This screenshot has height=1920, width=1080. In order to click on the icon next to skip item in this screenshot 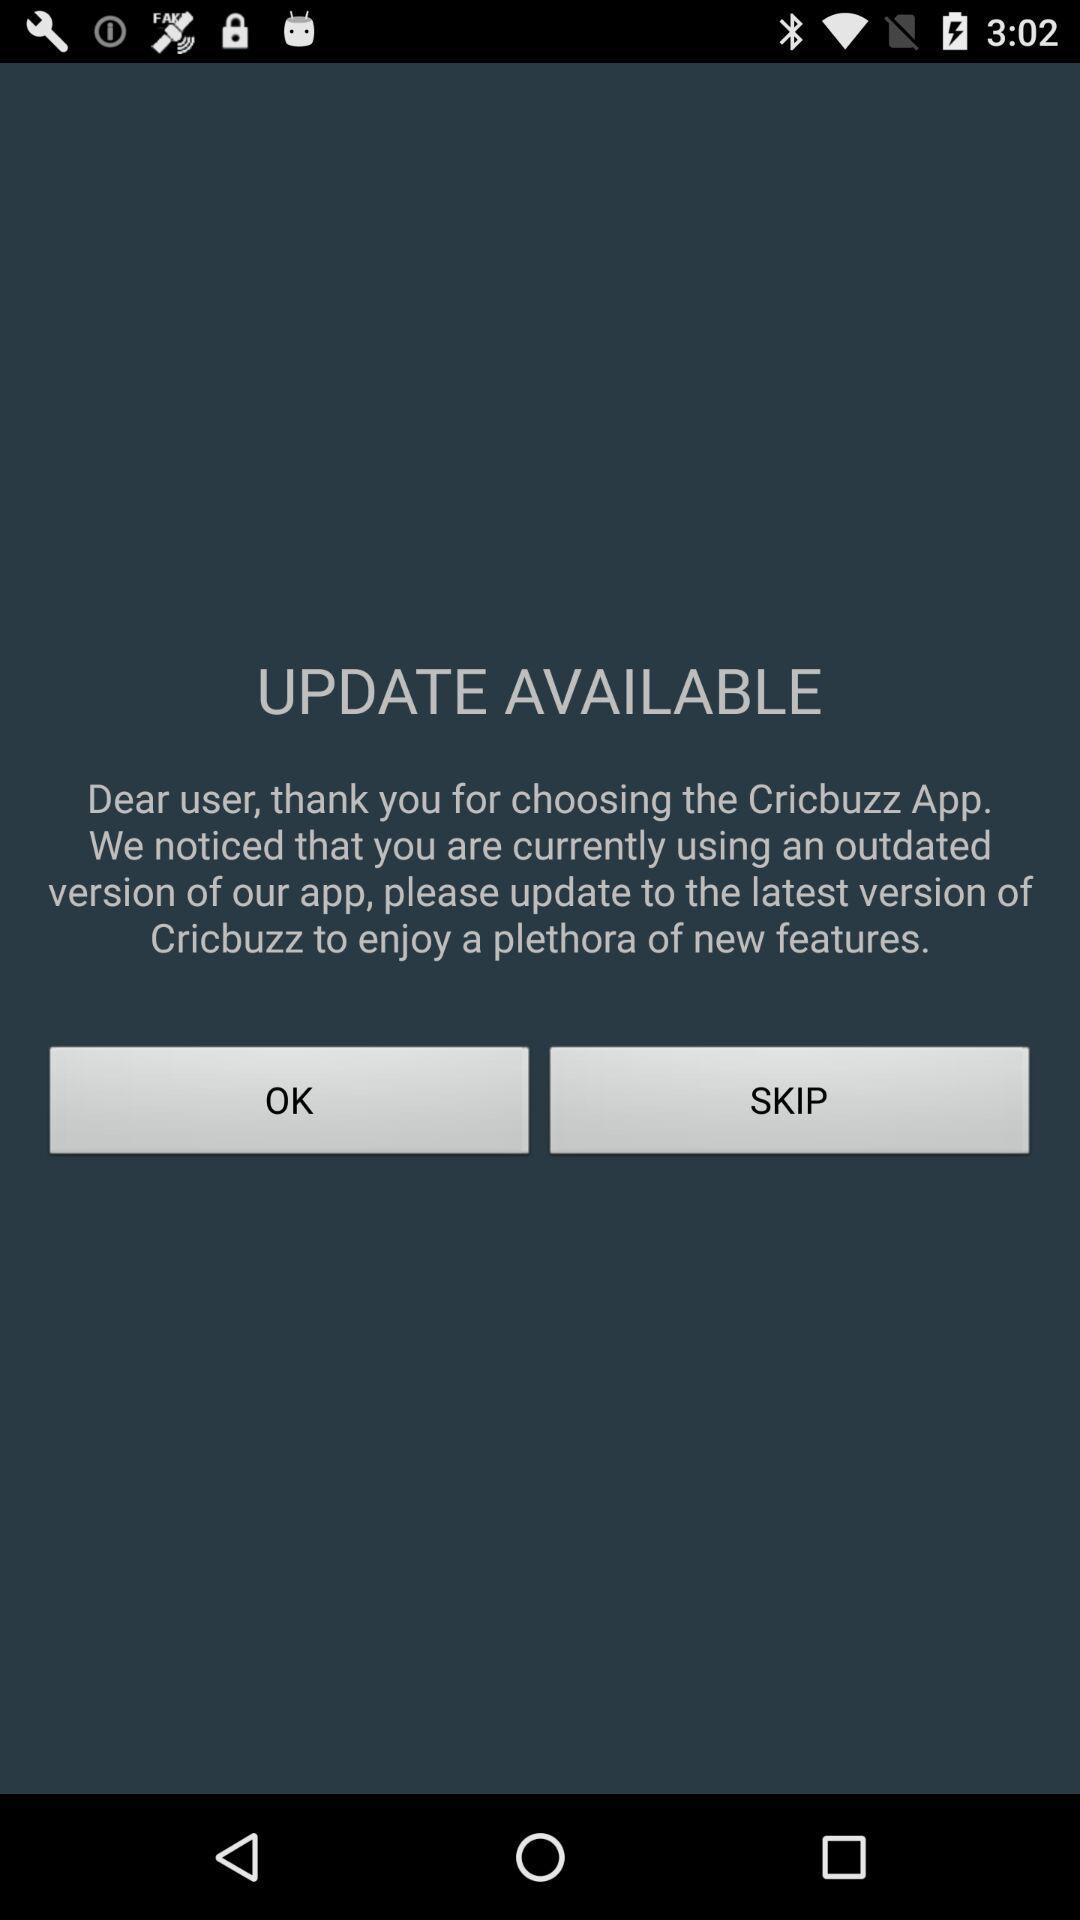, I will do `click(289, 1105)`.